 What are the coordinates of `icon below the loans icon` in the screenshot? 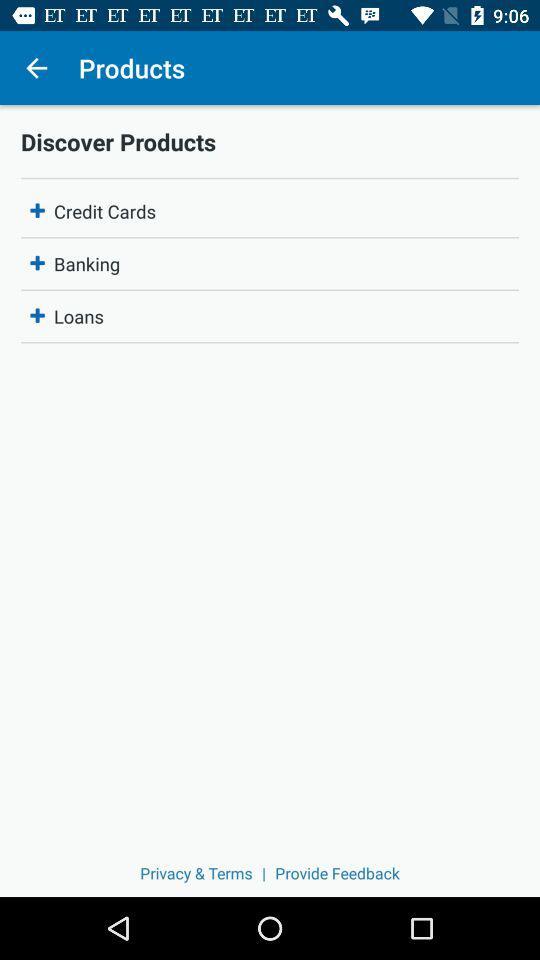 It's located at (337, 872).